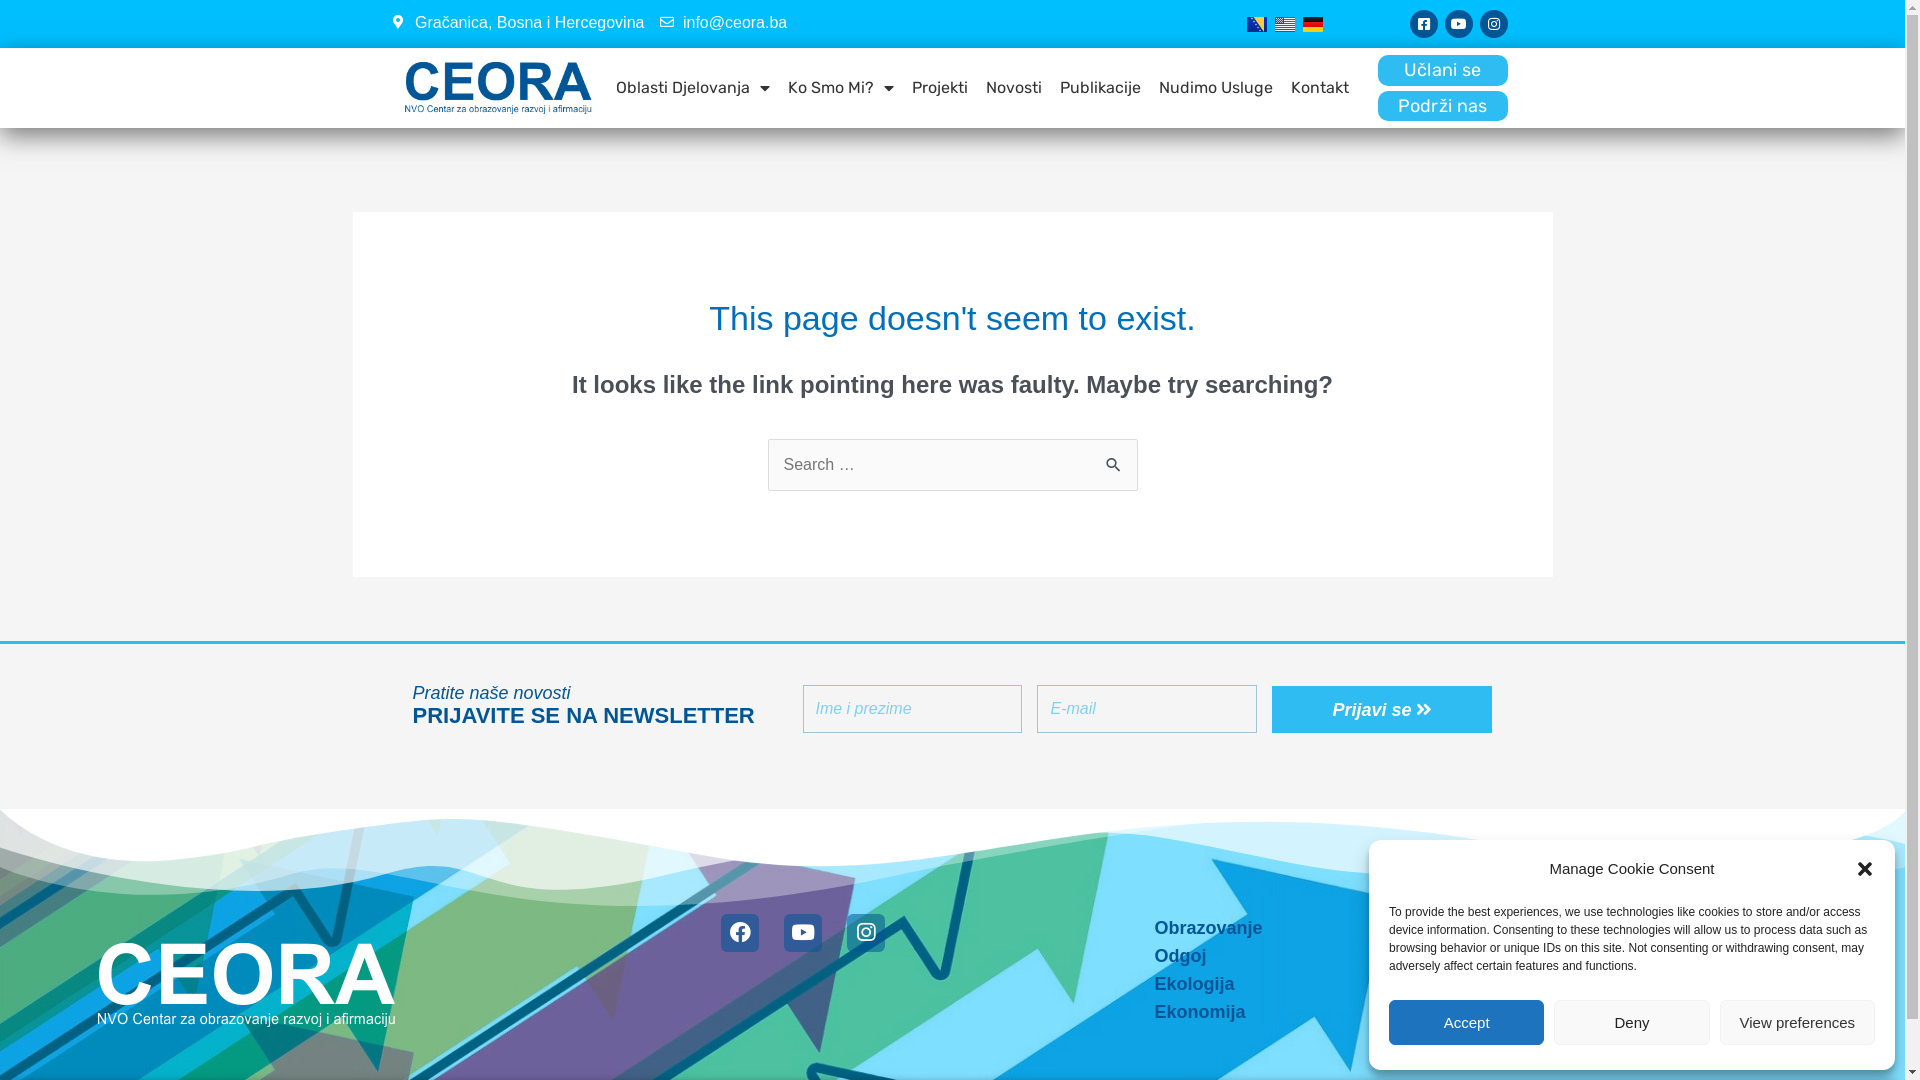  Describe the element at coordinates (1113, 459) in the screenshot. I see `'Search'` at that location.